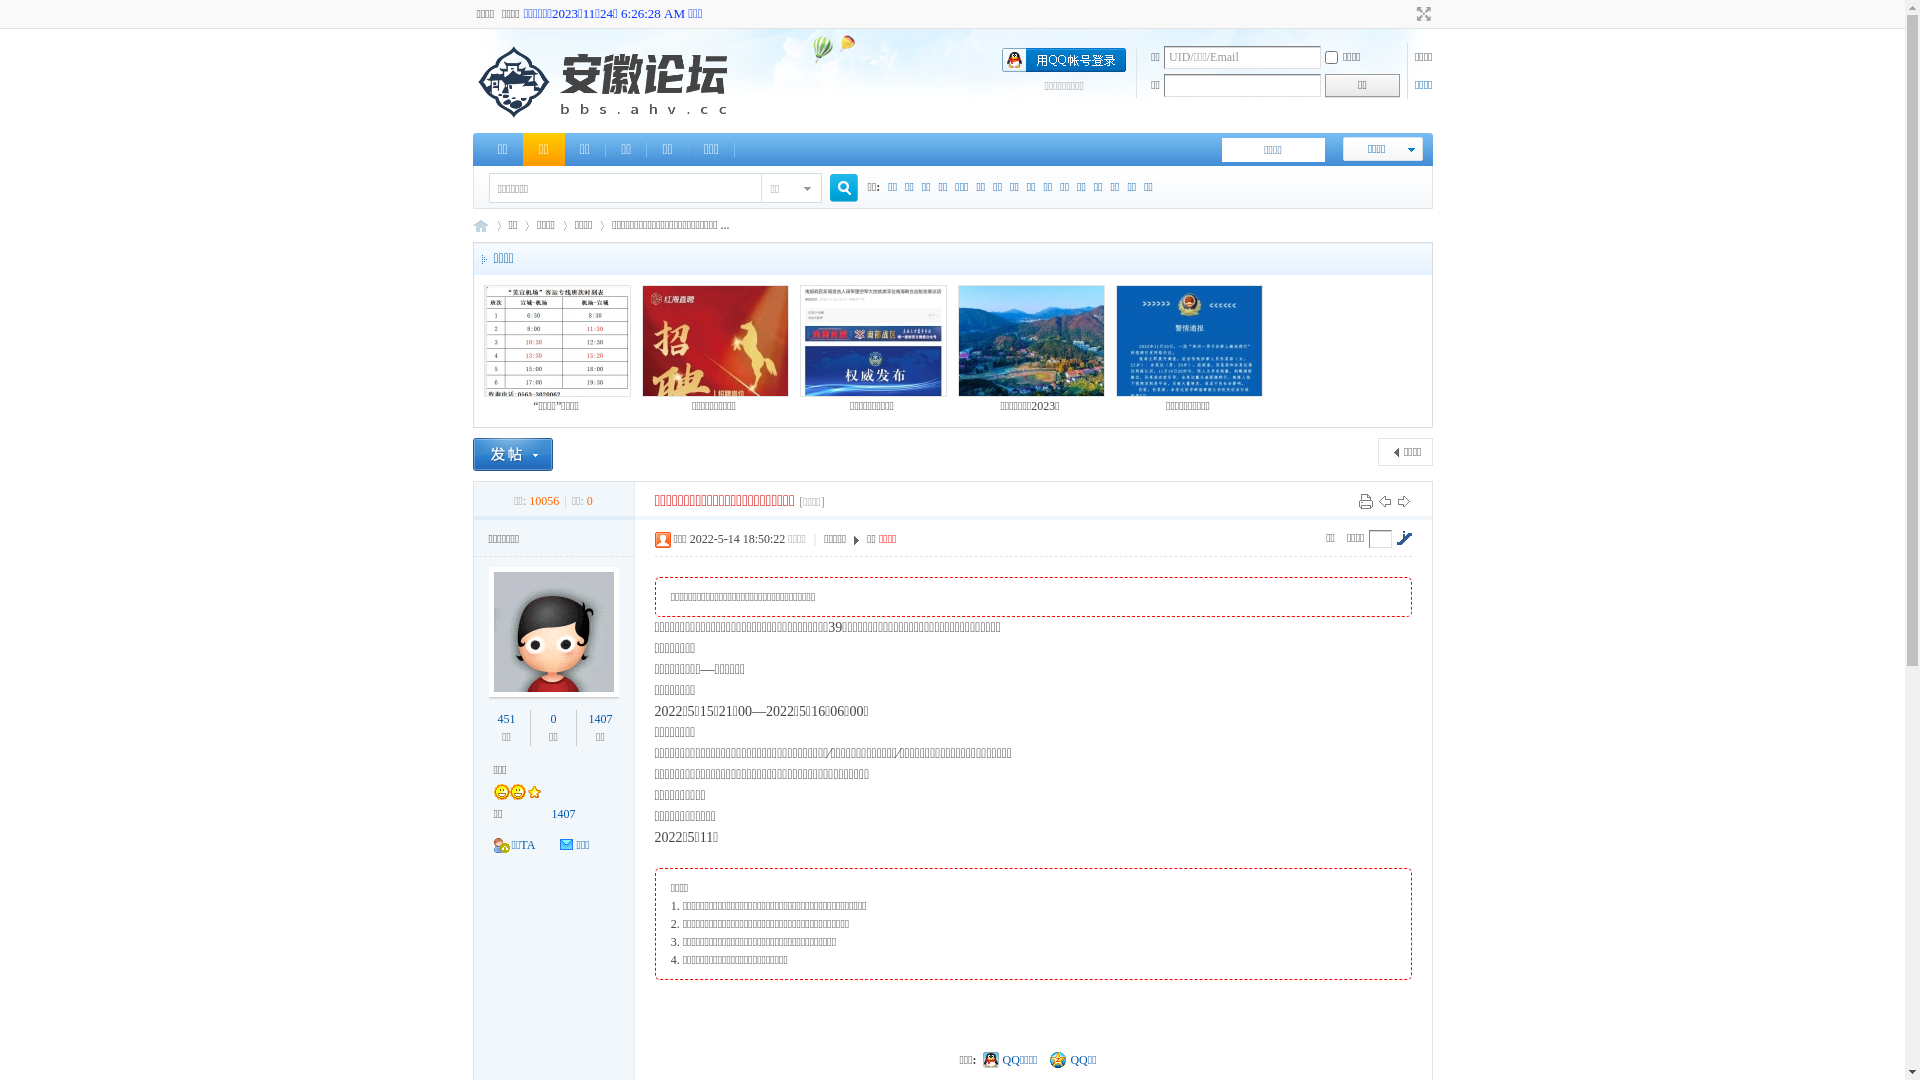 Image resolution: width=1920 pixels, height=1080 pixels. What do you see at coordinates (507, 717) in the screenshot?
I see `'451'` at bounding box center [507, 717].